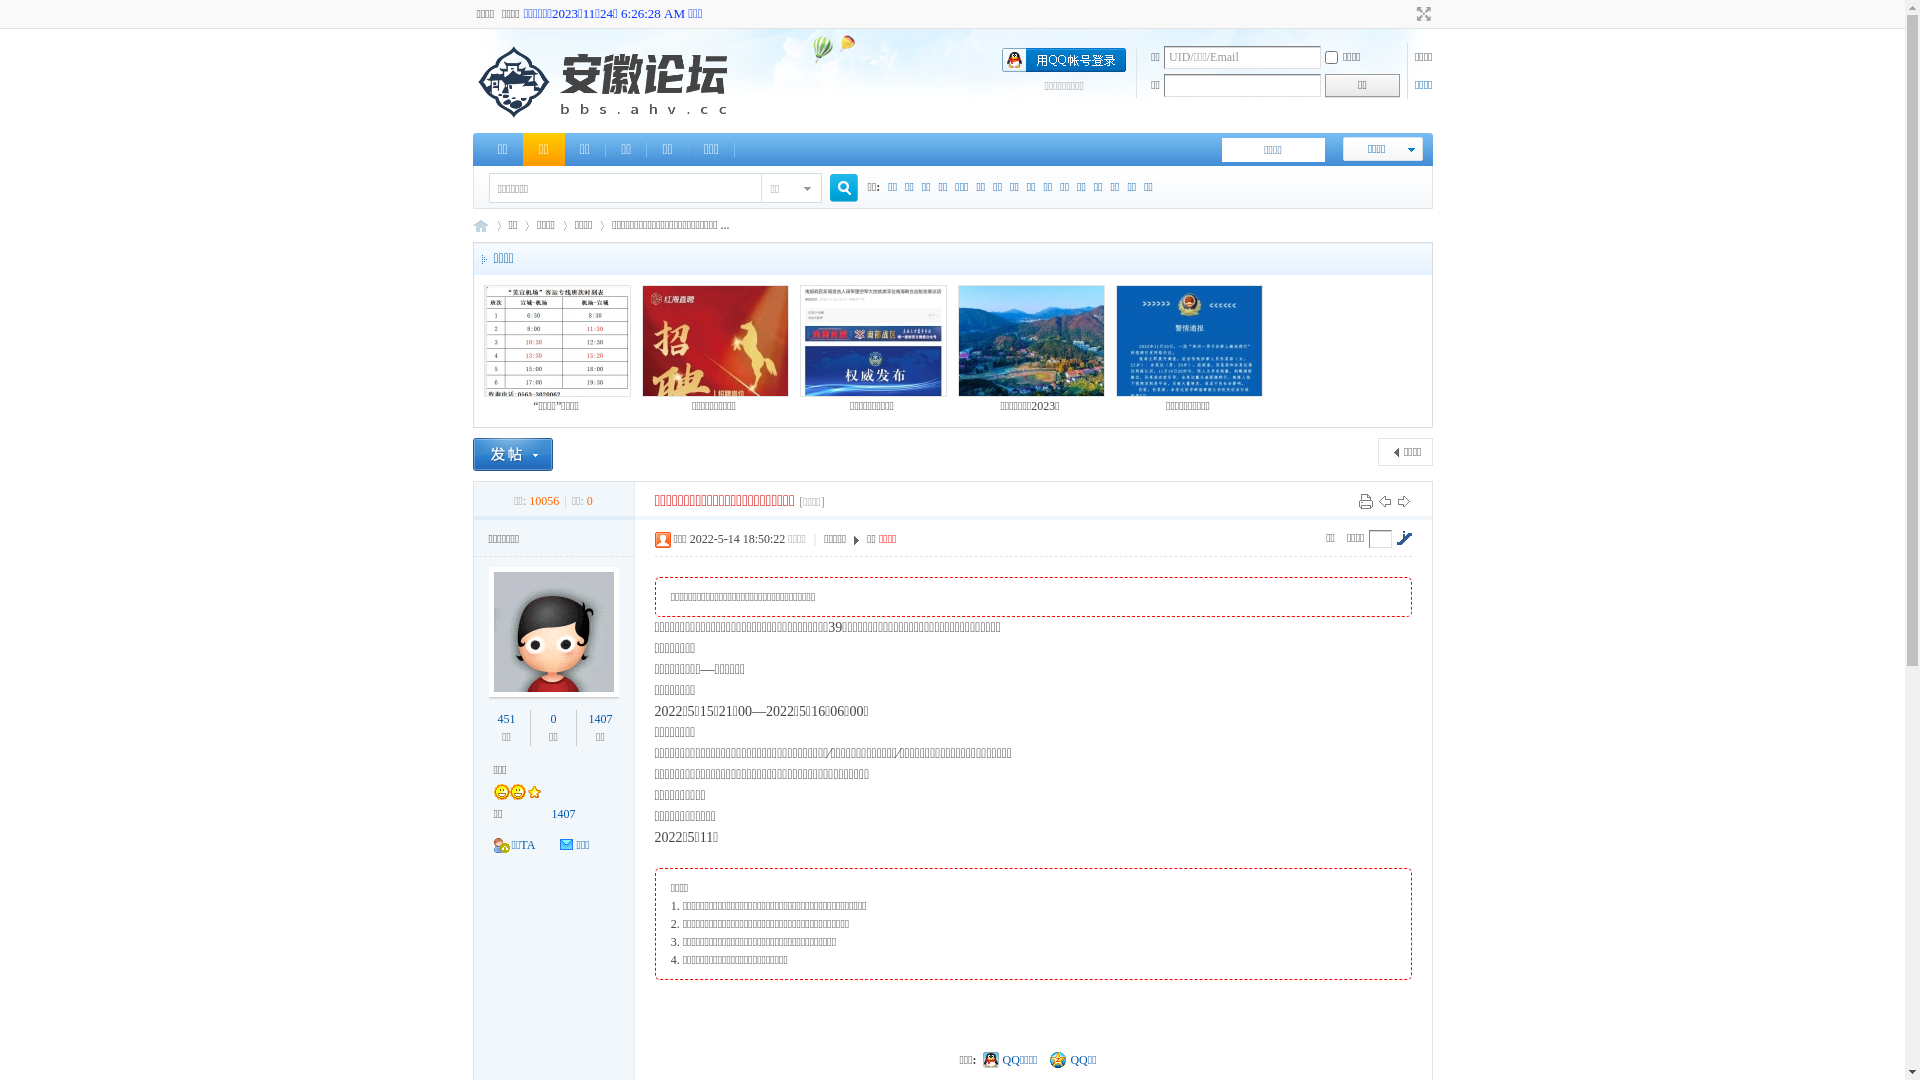 Image resolution: width=1920 pixels, height=1080 pixels. What do you see at coordinates (507, 717) in the screenshot?
I see `'451'` at bounding box center [507, 717].